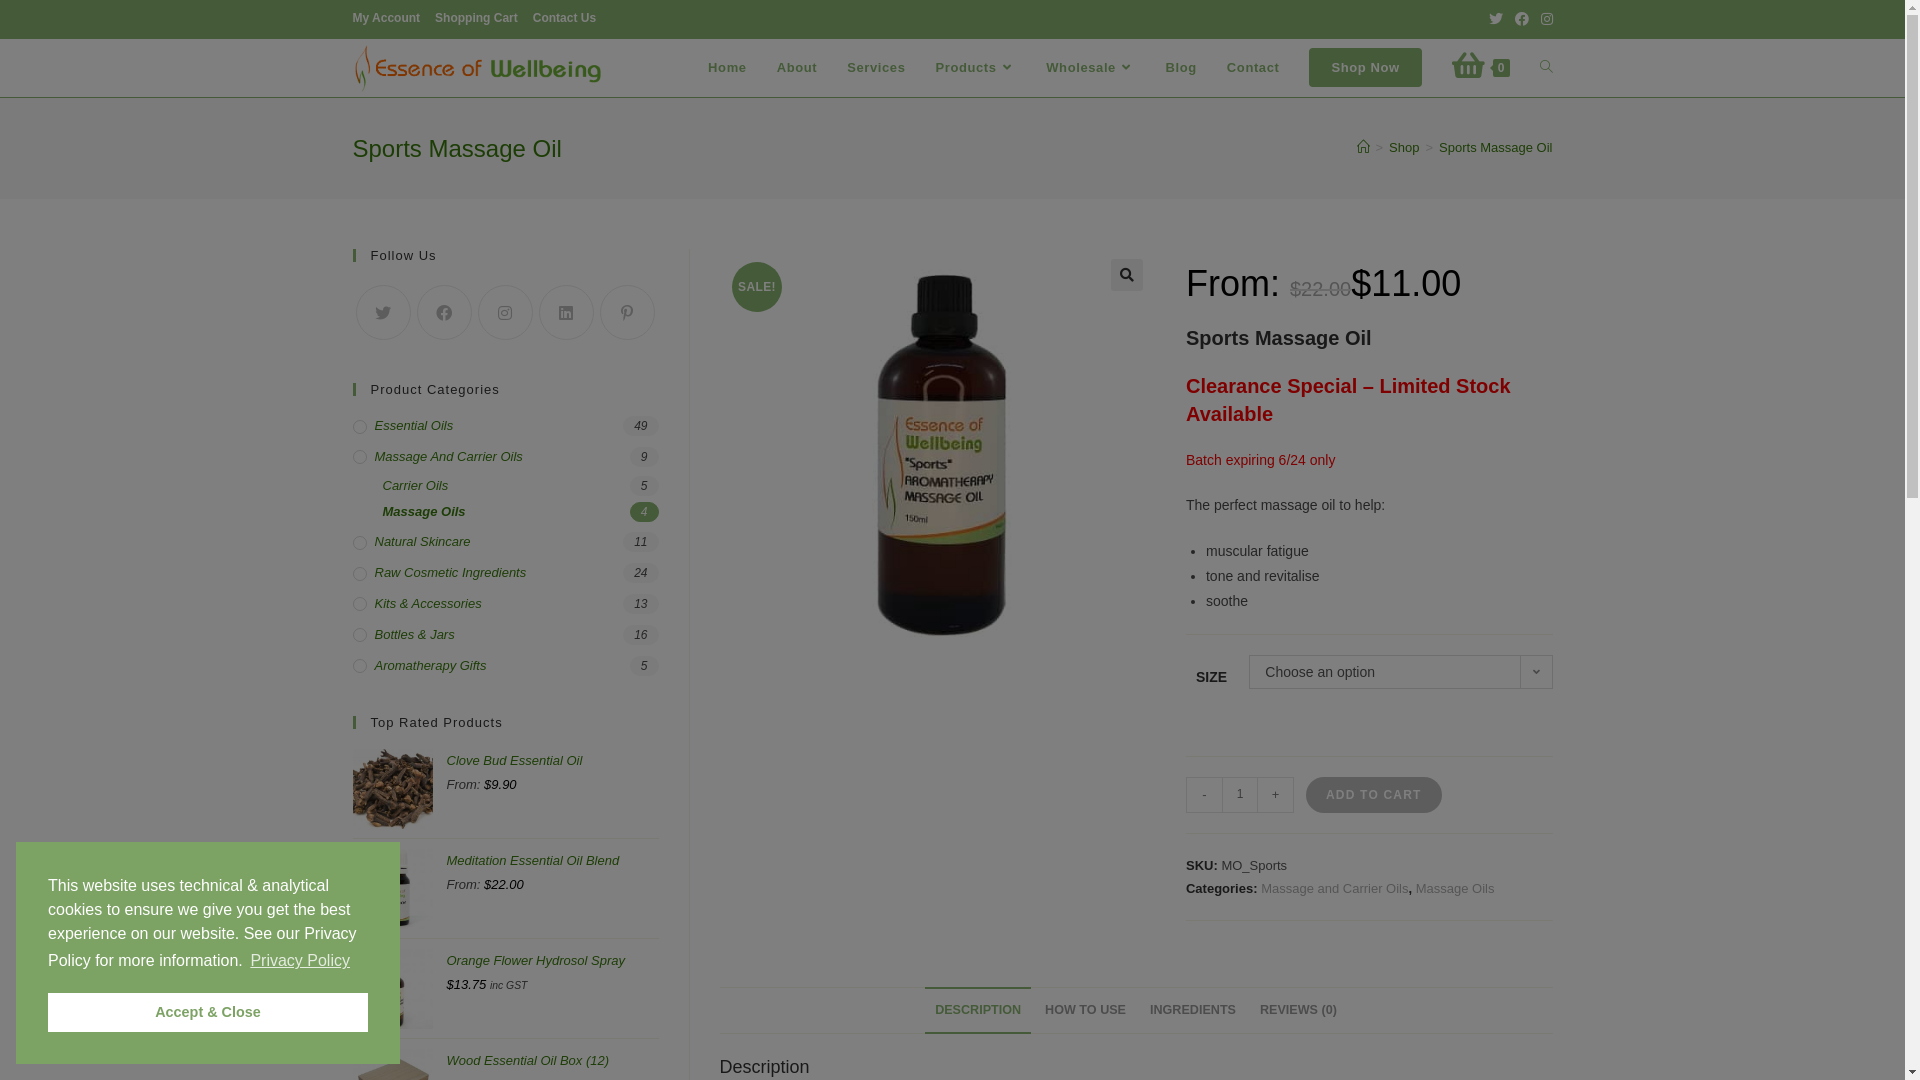 Image resolution: width=1920 pixels, height=1080 pixels. I want to click on 'Clove Bud Essential Oil', so click(552, 770).